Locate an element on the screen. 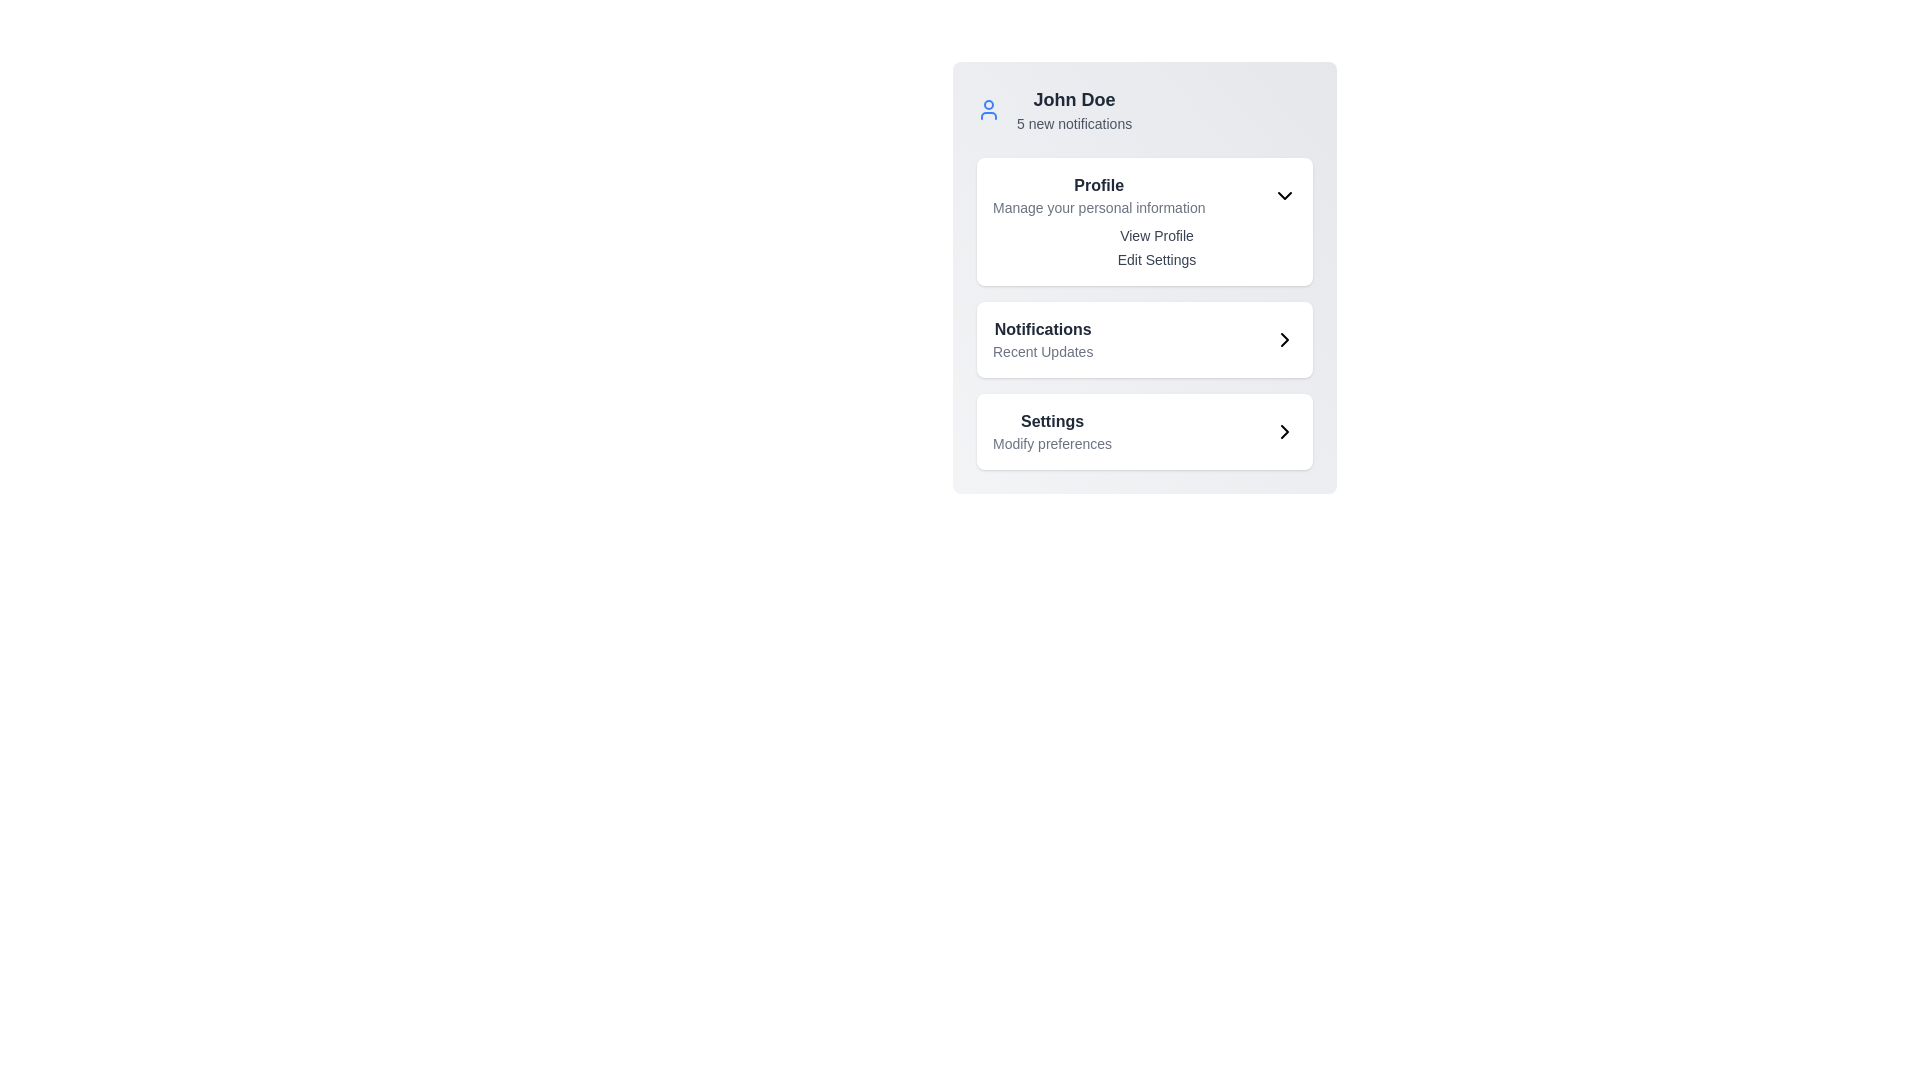 Image resolution: width=1920 pixels, height=1080 pixels. user name 'John Doe' and the notification count '5 new notifications' from the informational header displayed in a light gray background, located near the top of the panel is located at coordinates (1073, 110).